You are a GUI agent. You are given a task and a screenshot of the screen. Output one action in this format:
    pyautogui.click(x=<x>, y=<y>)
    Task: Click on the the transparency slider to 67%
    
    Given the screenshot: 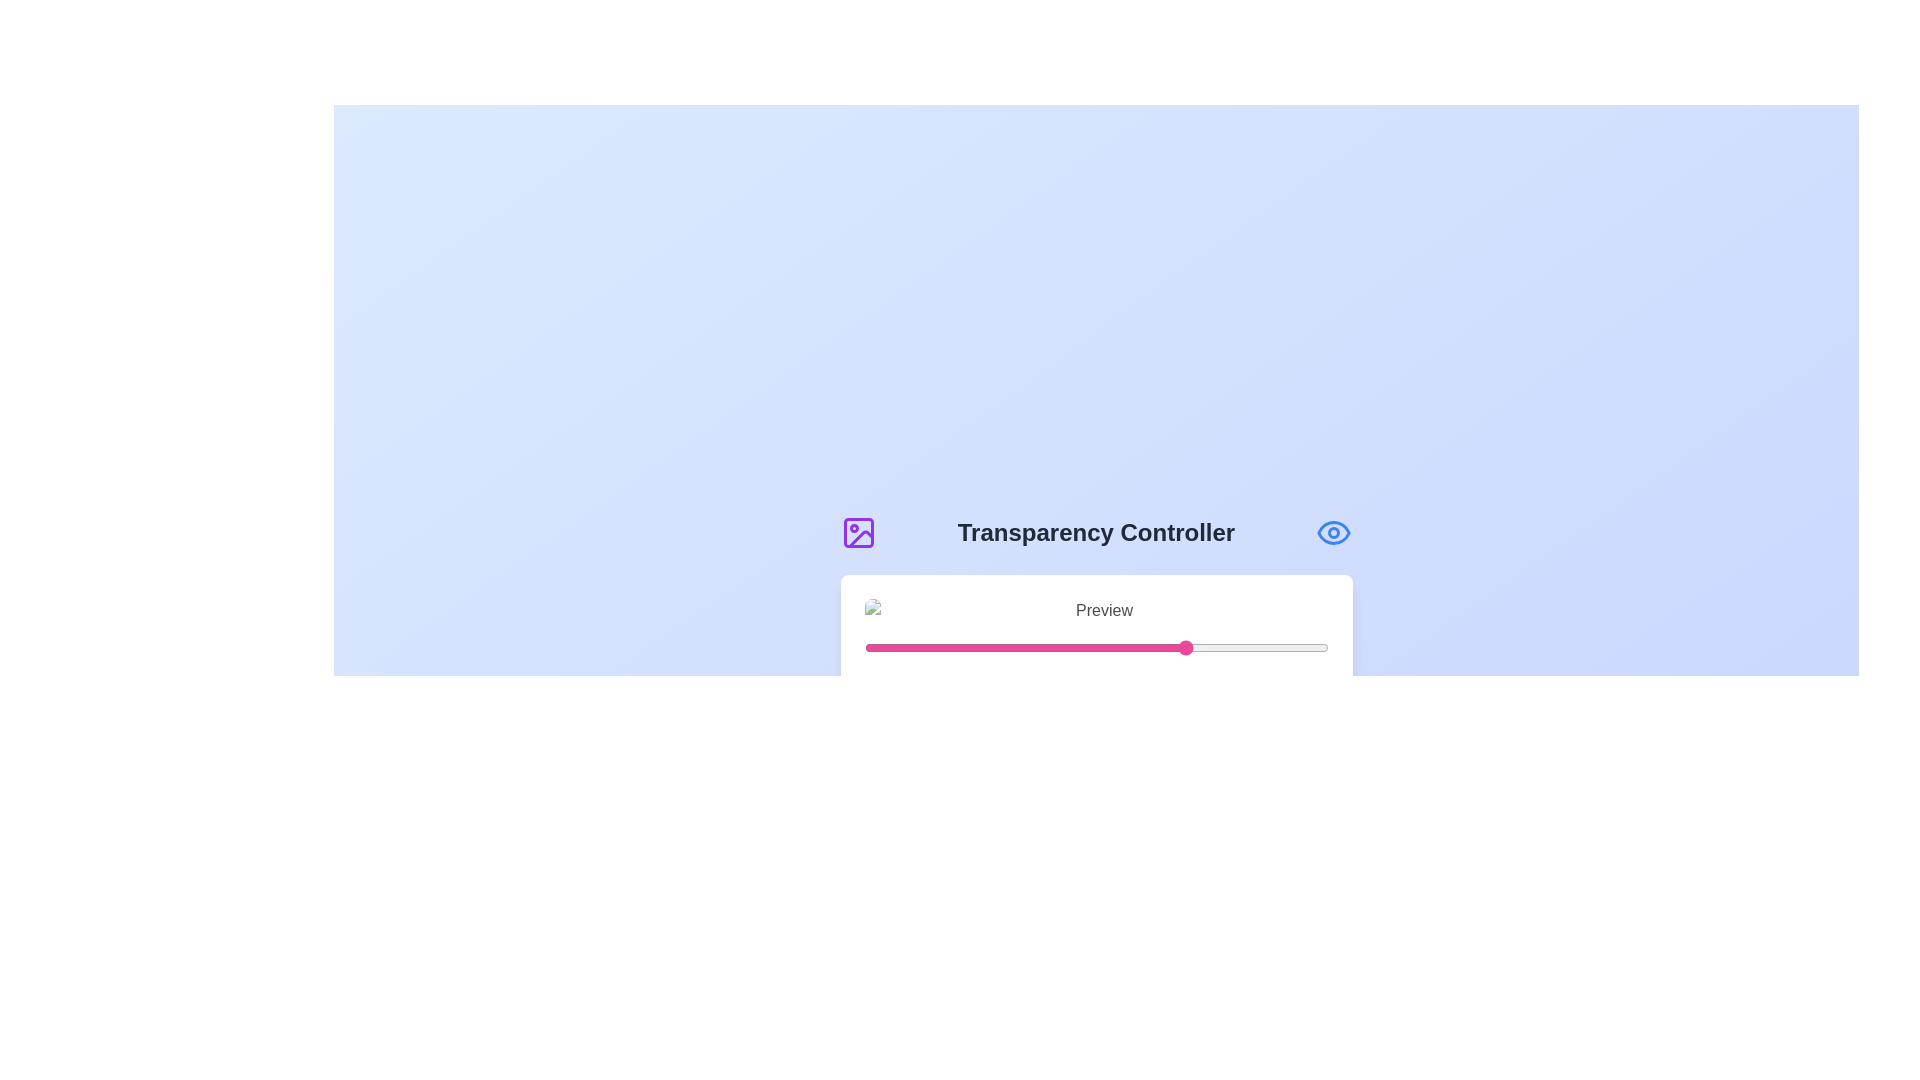 What is the action you would take?
    pyautogui.click(x=1175, y=648)
    